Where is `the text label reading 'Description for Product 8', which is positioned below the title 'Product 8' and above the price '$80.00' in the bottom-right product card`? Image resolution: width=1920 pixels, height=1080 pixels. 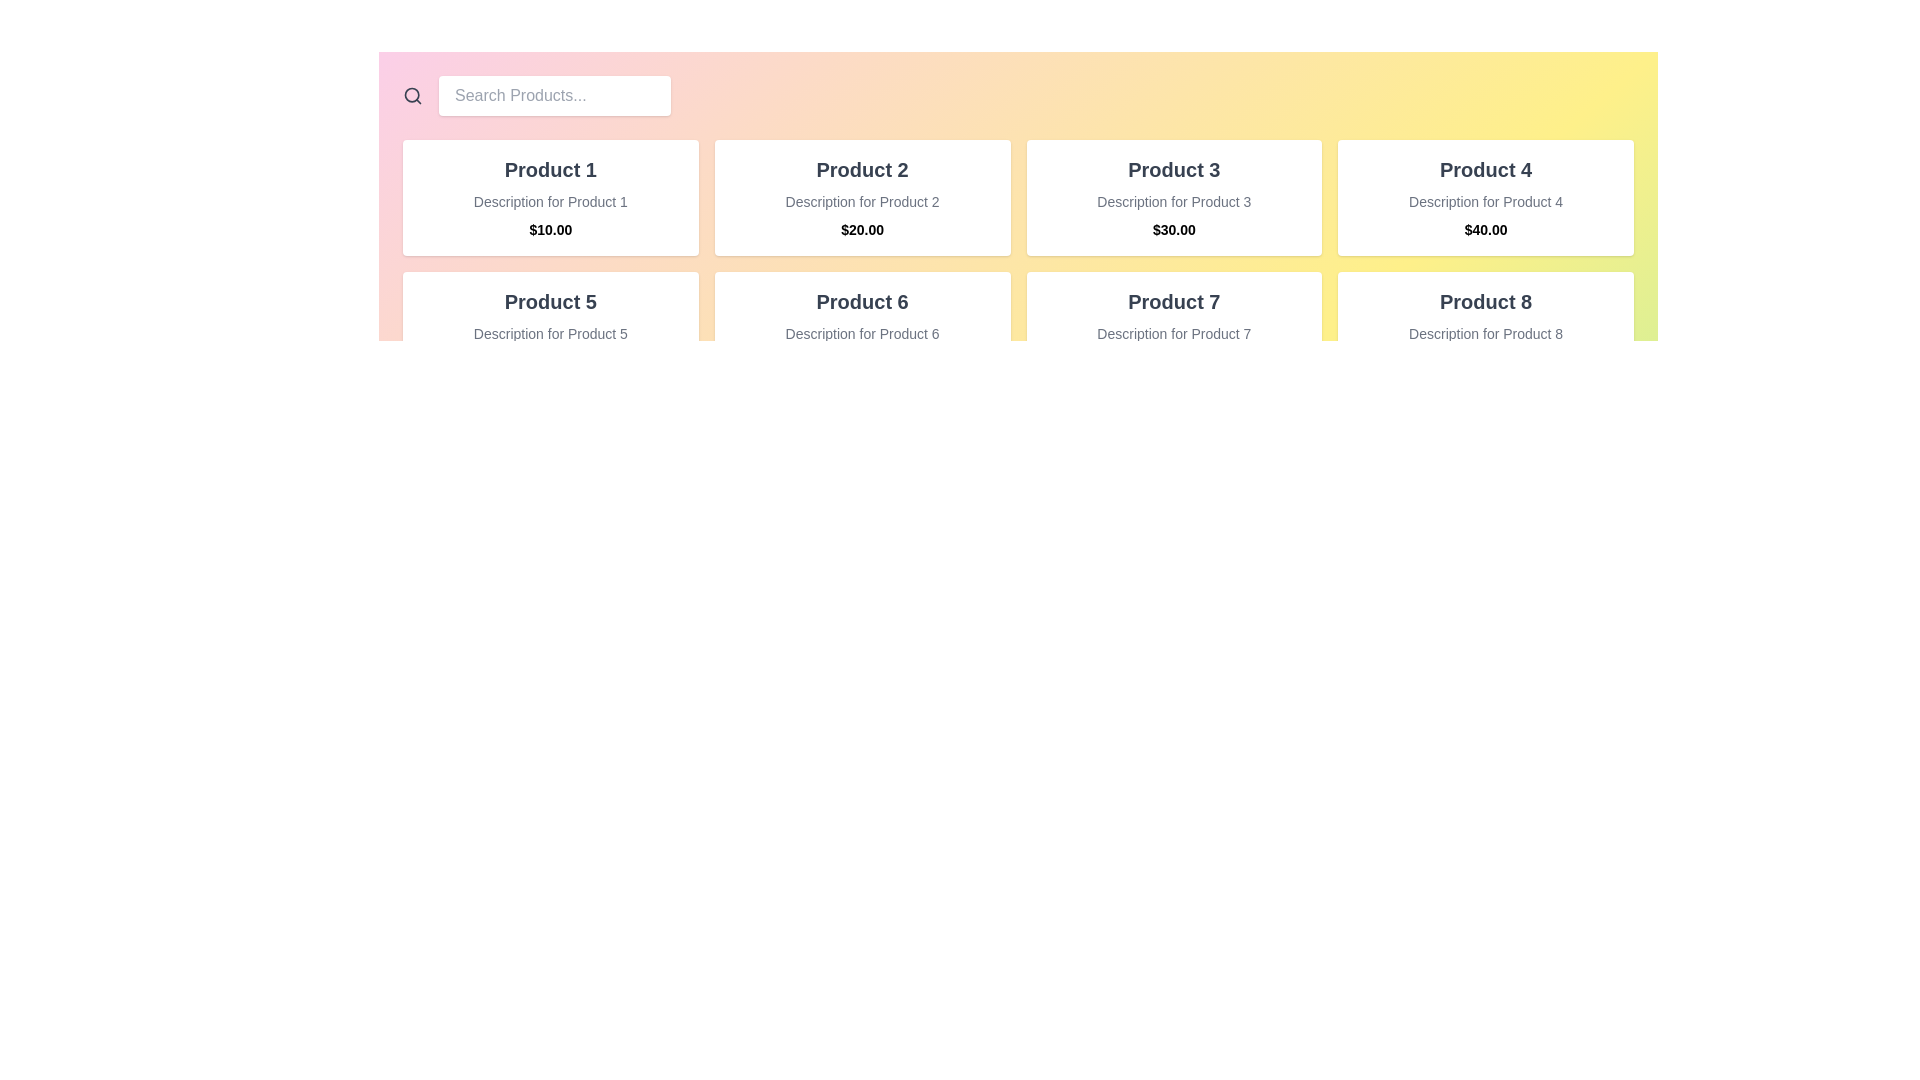 the text label reading 'Description for Product 8', which is positioned below the title 'Product 8' and above the price '$80.00' in the bottom-right product card is located at coordinates (1486, 333).